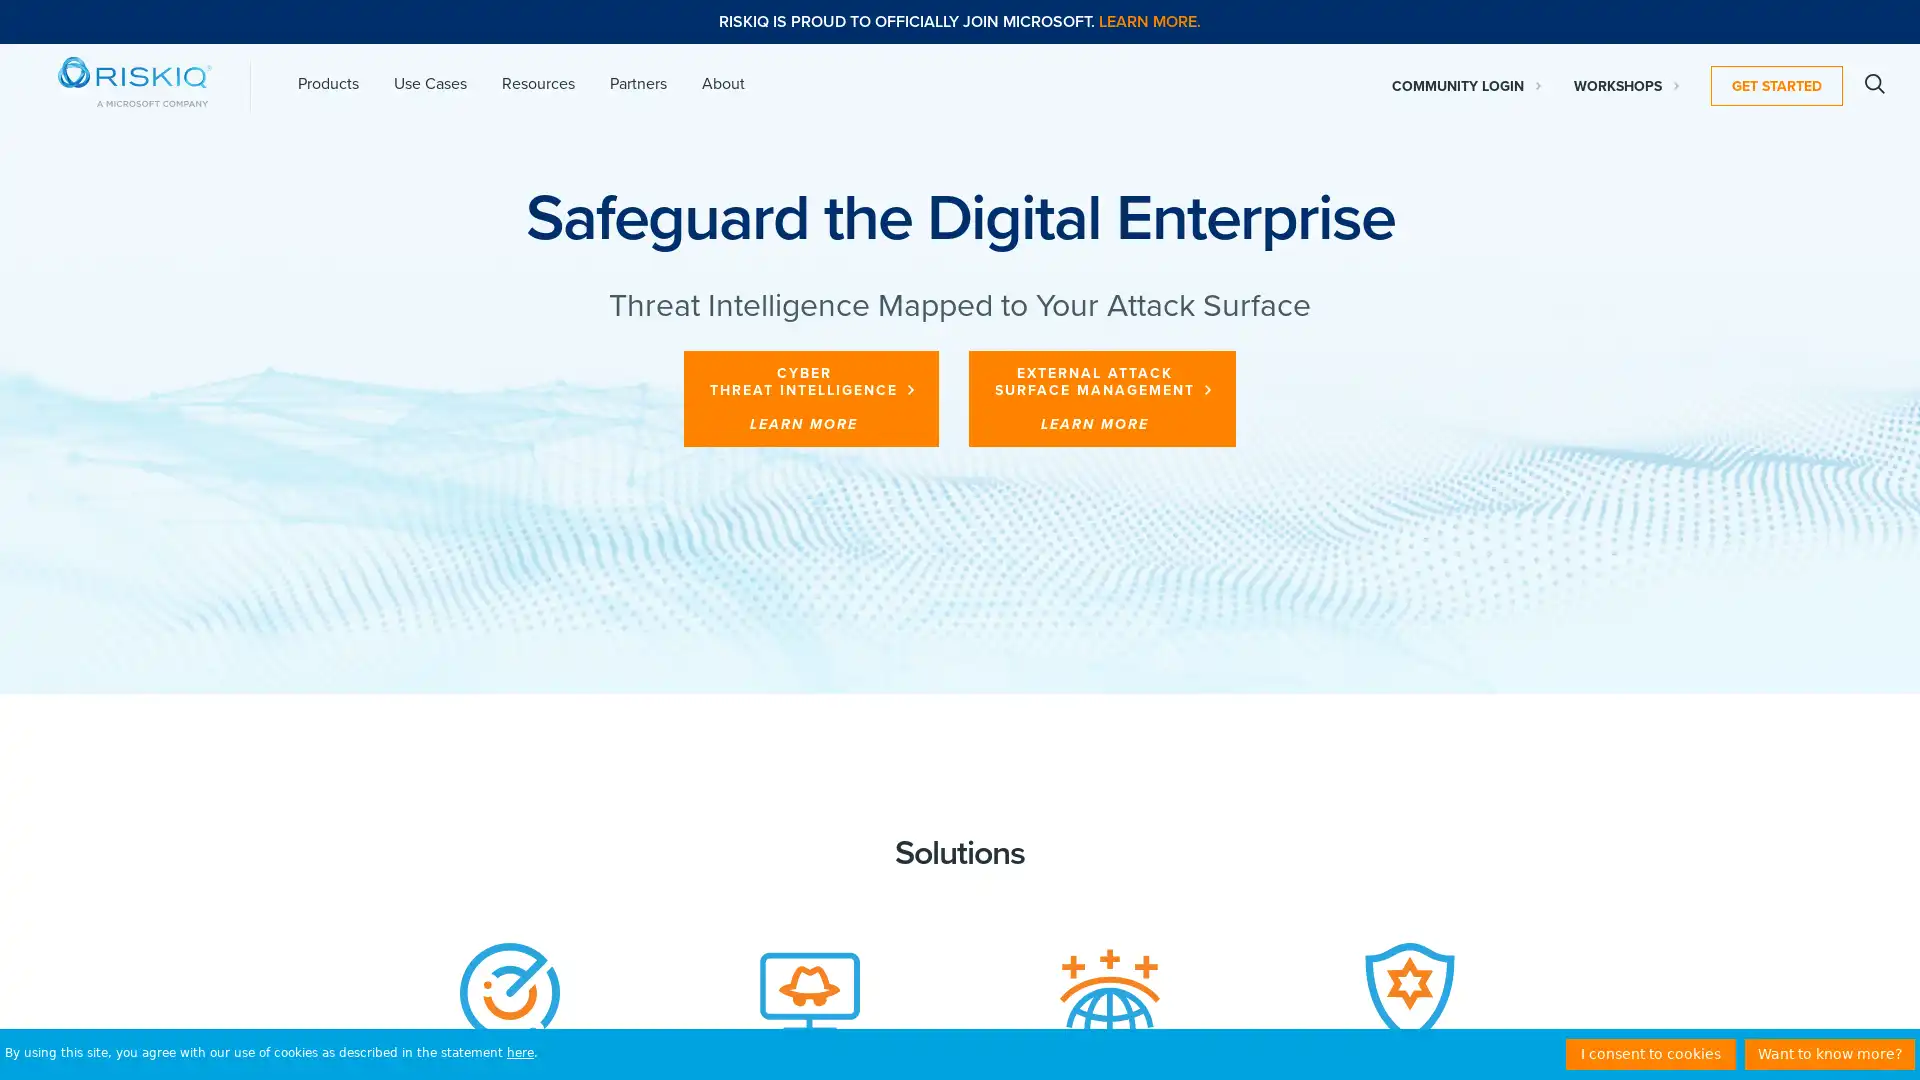  I want to click on Search, so click(1874, 83).